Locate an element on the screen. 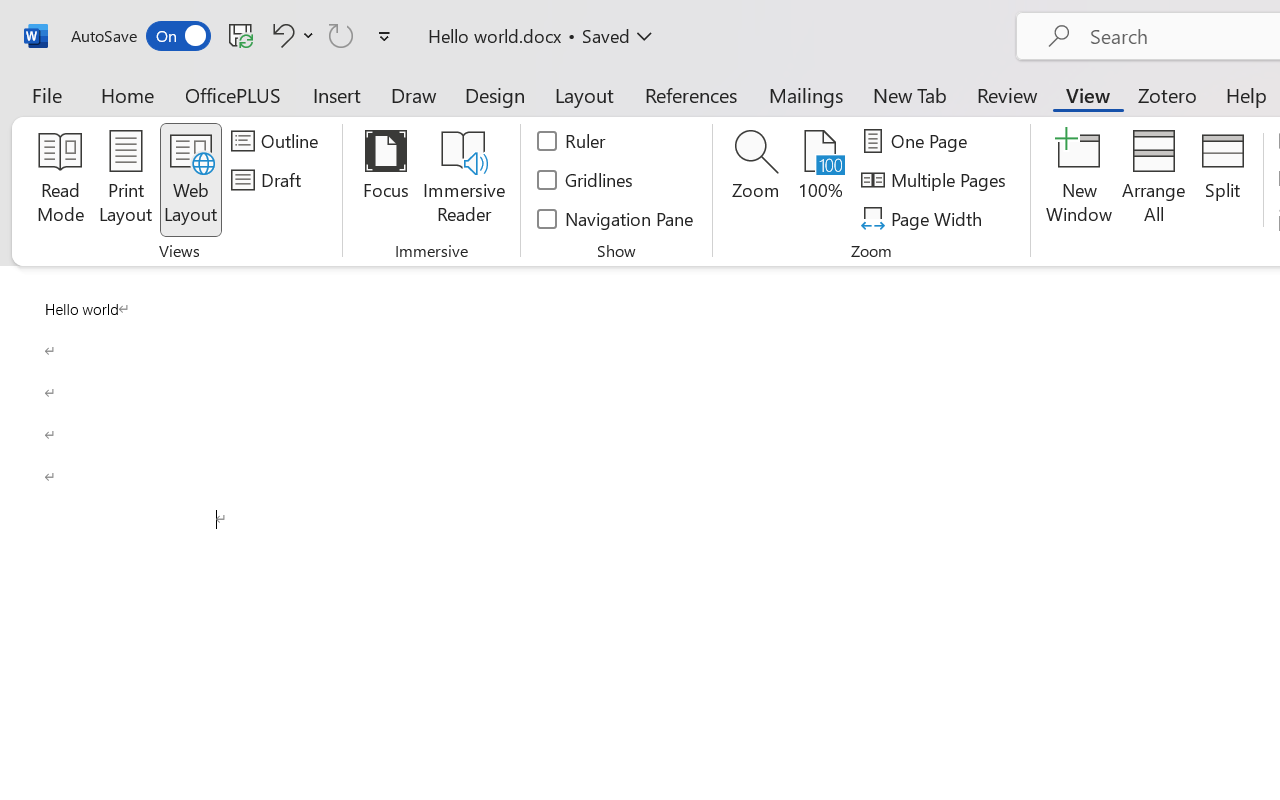  'Arrange All' is located at coordinates (1153, 179).